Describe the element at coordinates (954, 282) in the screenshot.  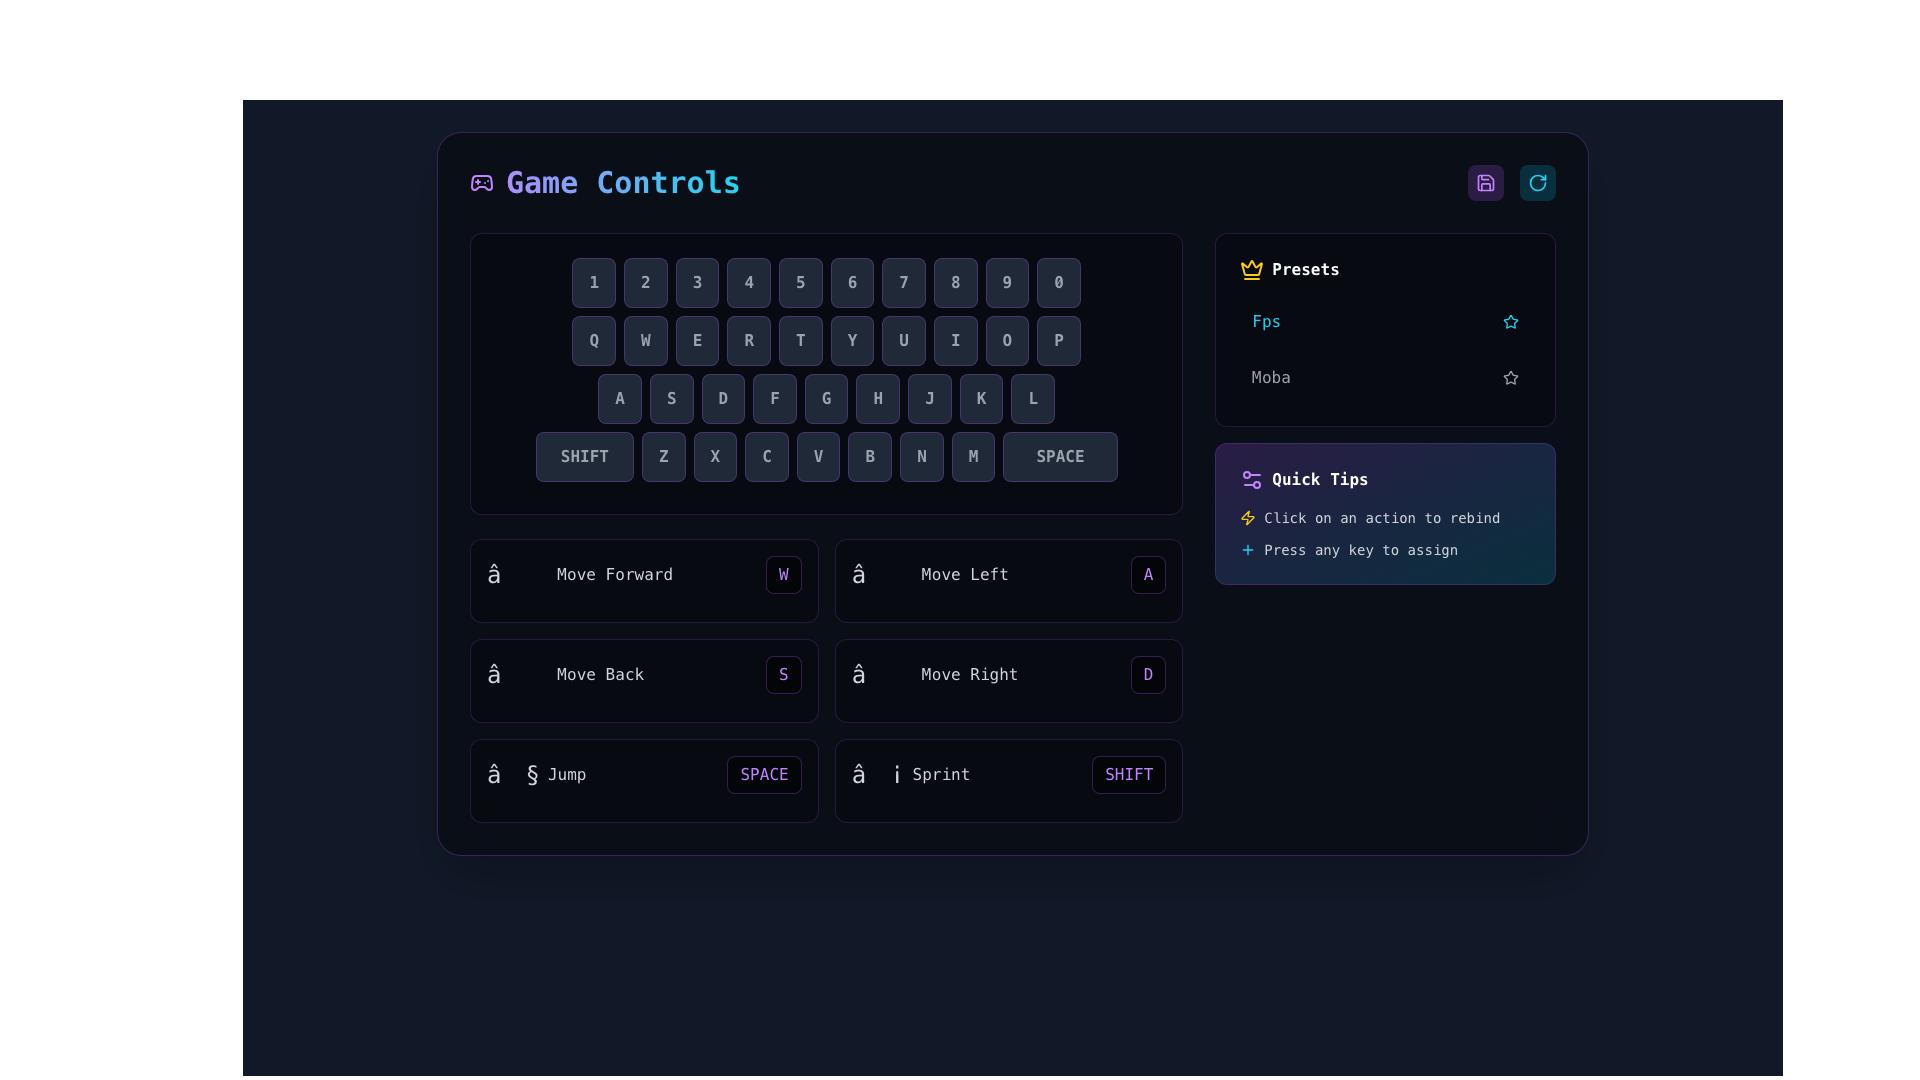
I see `the button associated with the number '8' on the virtual keyboard layout, which is the eighth button in a row of ten, located centrally above the letter keys` at that location.